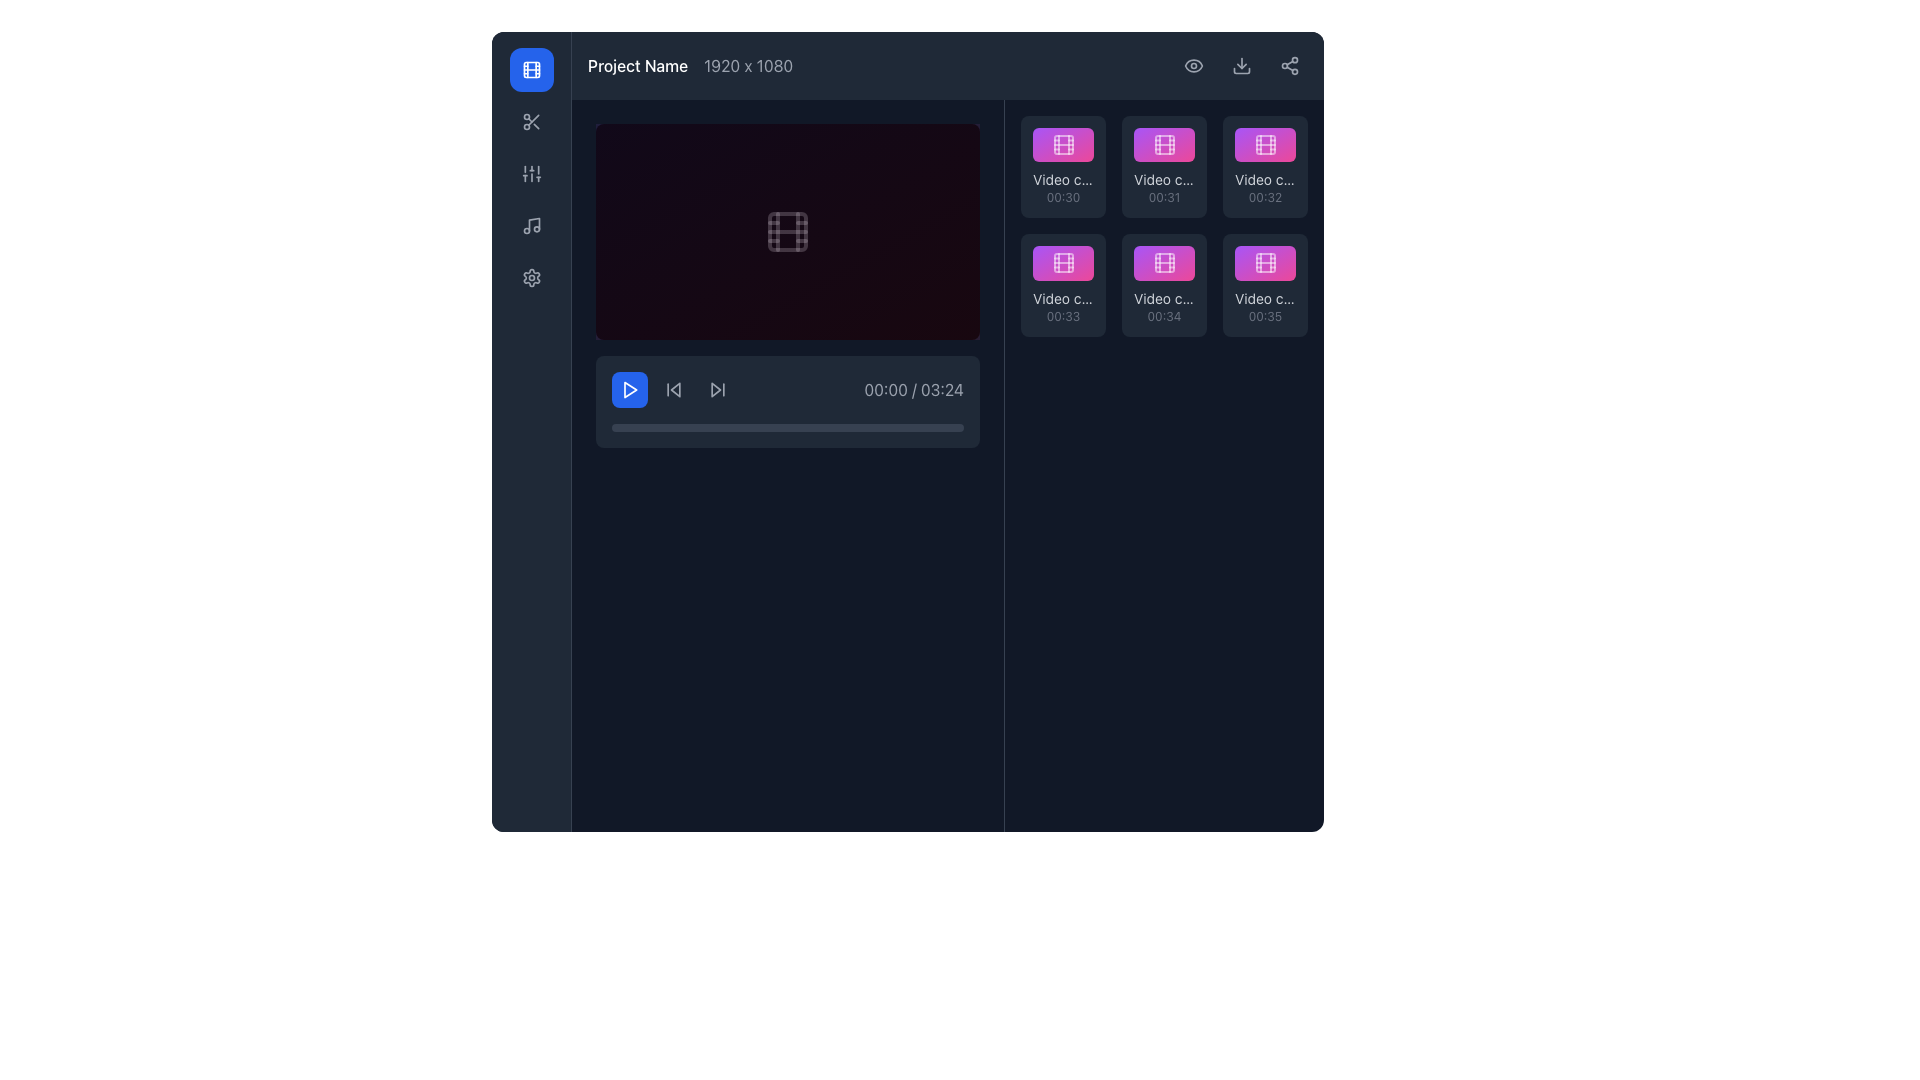 This screenshot has width=1920, height=1080. Describe the element at coordinates (1062, 144) in the screenshot. I see `the visual representation of the rectangle with rounded corners that is part of the film reel icon located on the left side of the icon within the SVG graphic element` at that location.